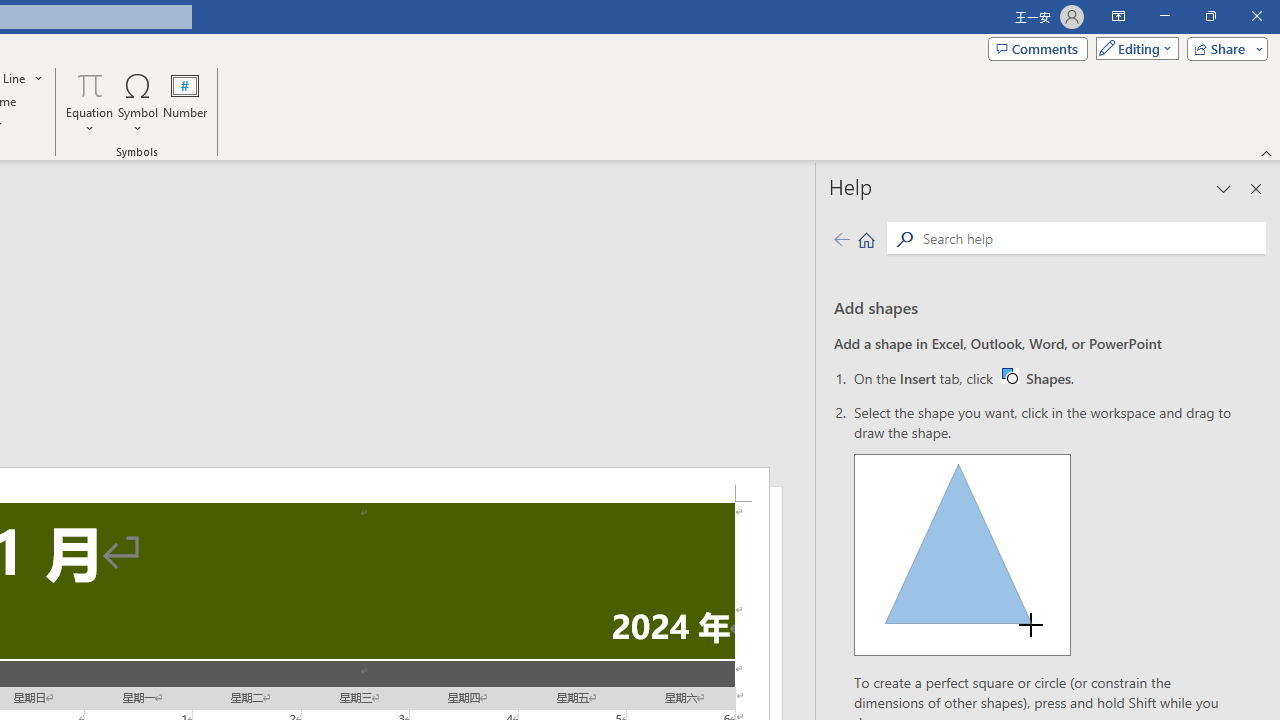  What do you see at coordinates (866, 238) in the screenshot?
I see `'Home'` at bounding box center [866, 238].